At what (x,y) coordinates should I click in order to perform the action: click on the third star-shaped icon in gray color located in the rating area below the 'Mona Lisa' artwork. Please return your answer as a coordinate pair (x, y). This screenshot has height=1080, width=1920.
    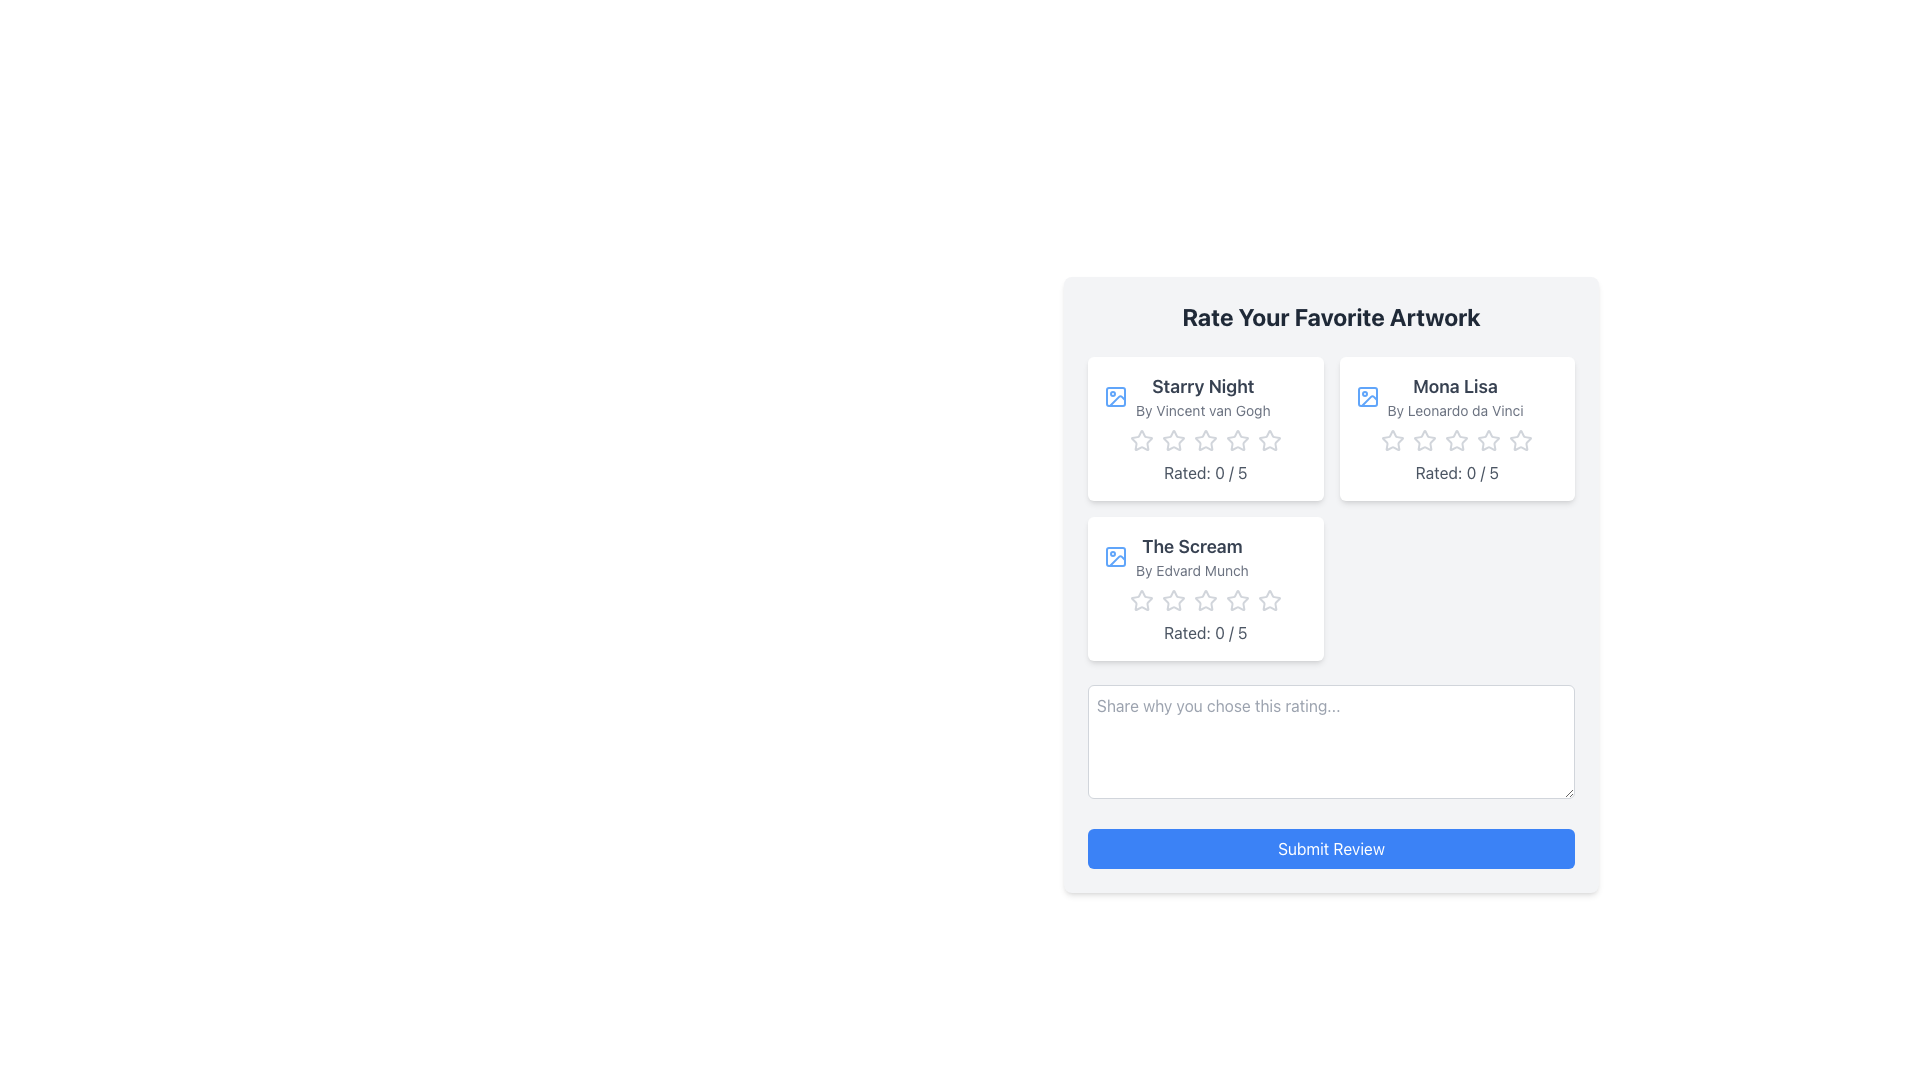
    Looking at the image, I should click on (1457, 439).